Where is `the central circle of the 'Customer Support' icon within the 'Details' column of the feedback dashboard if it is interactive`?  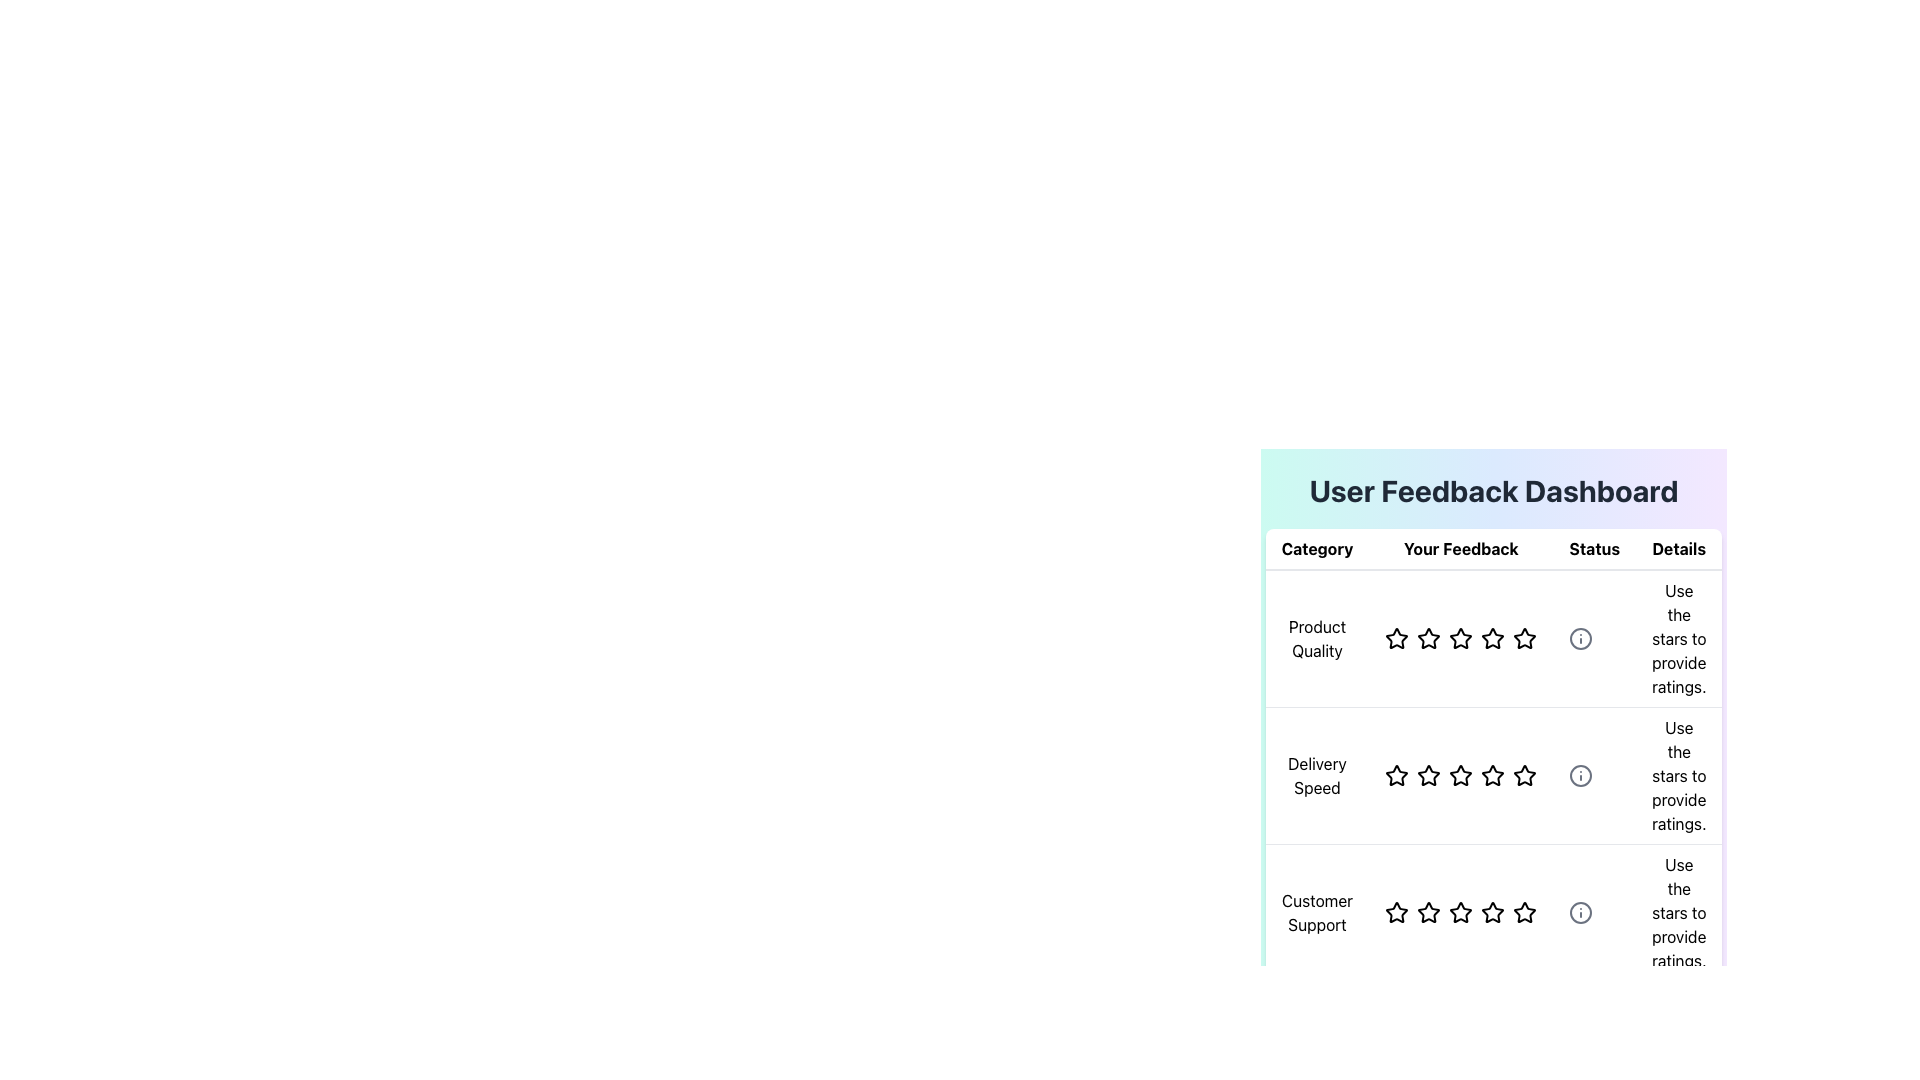
the central circle of the 'Customer Support' icon within the 'Details' column of the feedback dashboard if it is interactive is located at coordinates (1580, 913).